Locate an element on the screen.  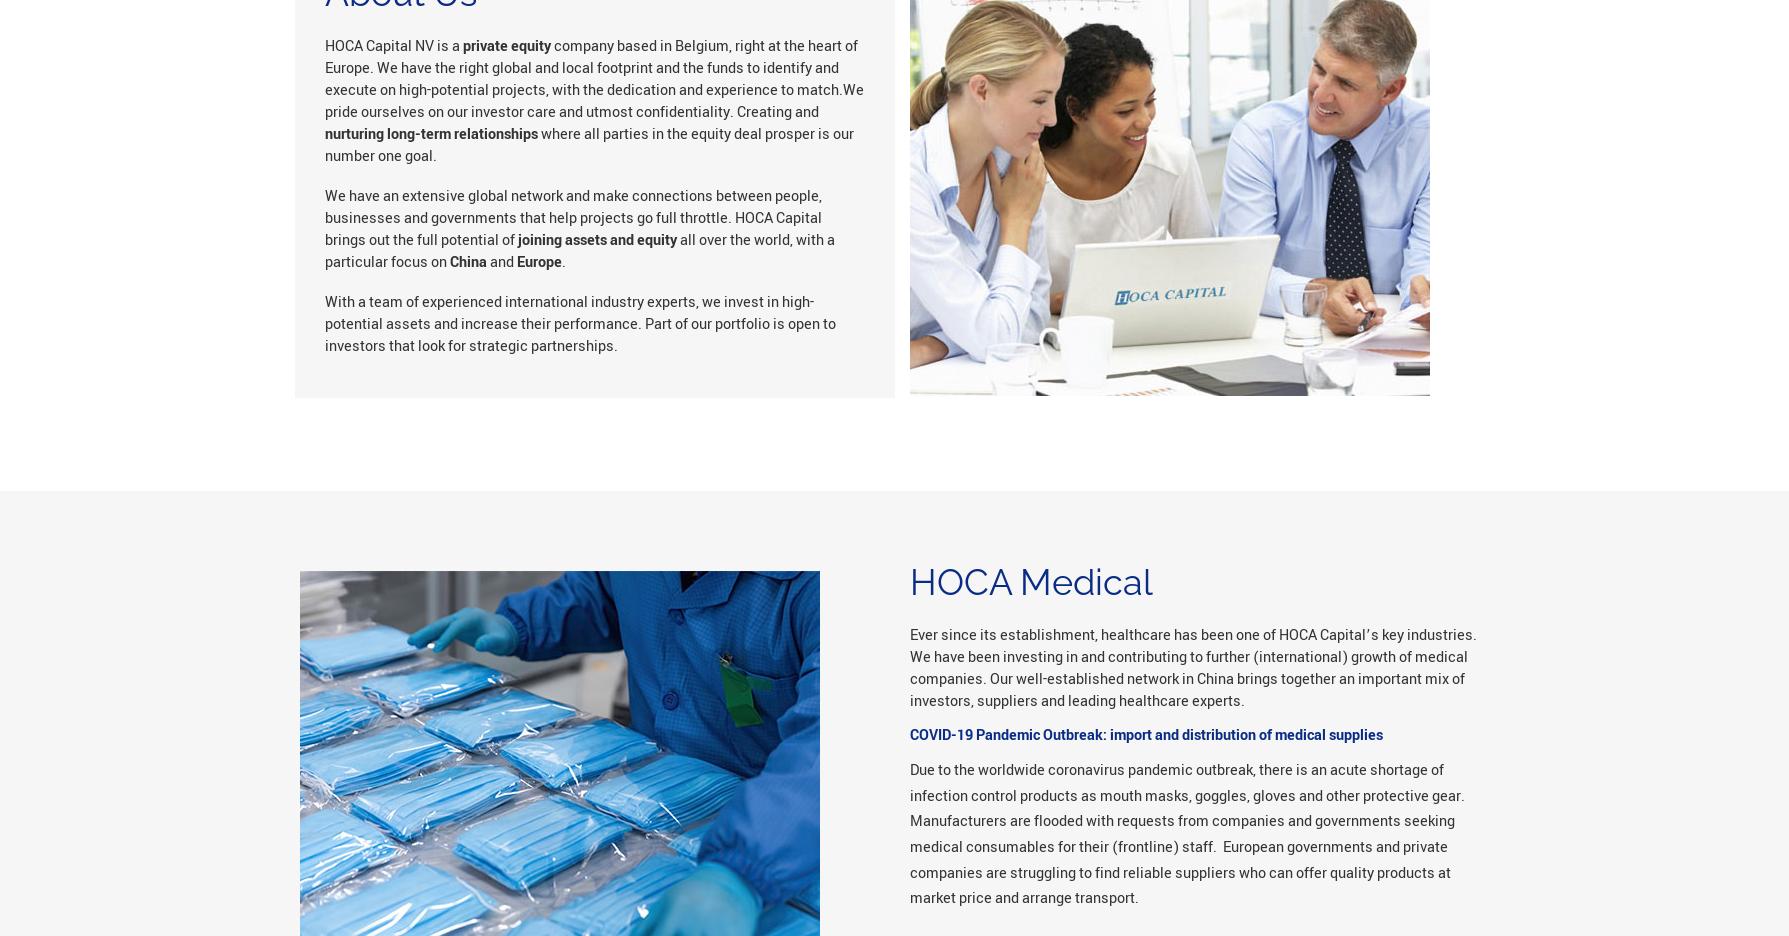
'Search:' is located at coordinates (521, 62).